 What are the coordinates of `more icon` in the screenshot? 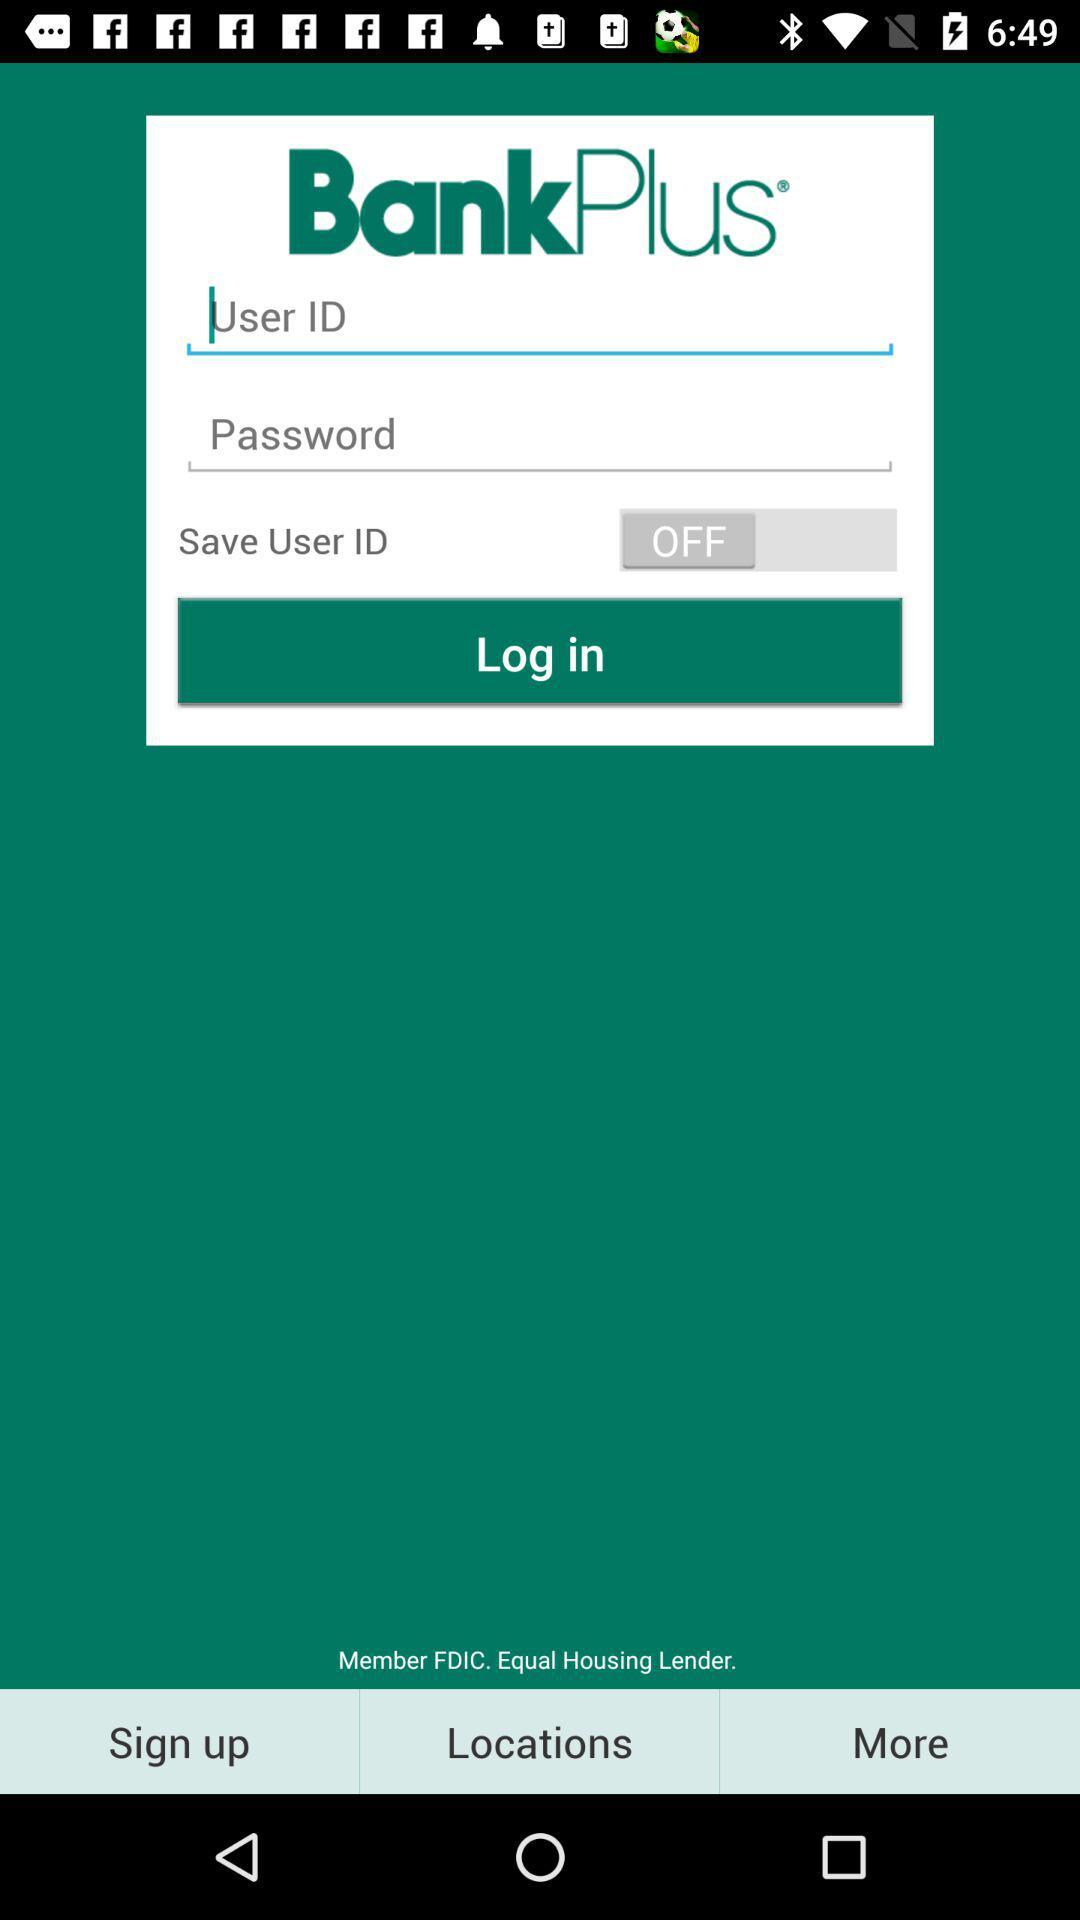 It's located at (898, 1740).